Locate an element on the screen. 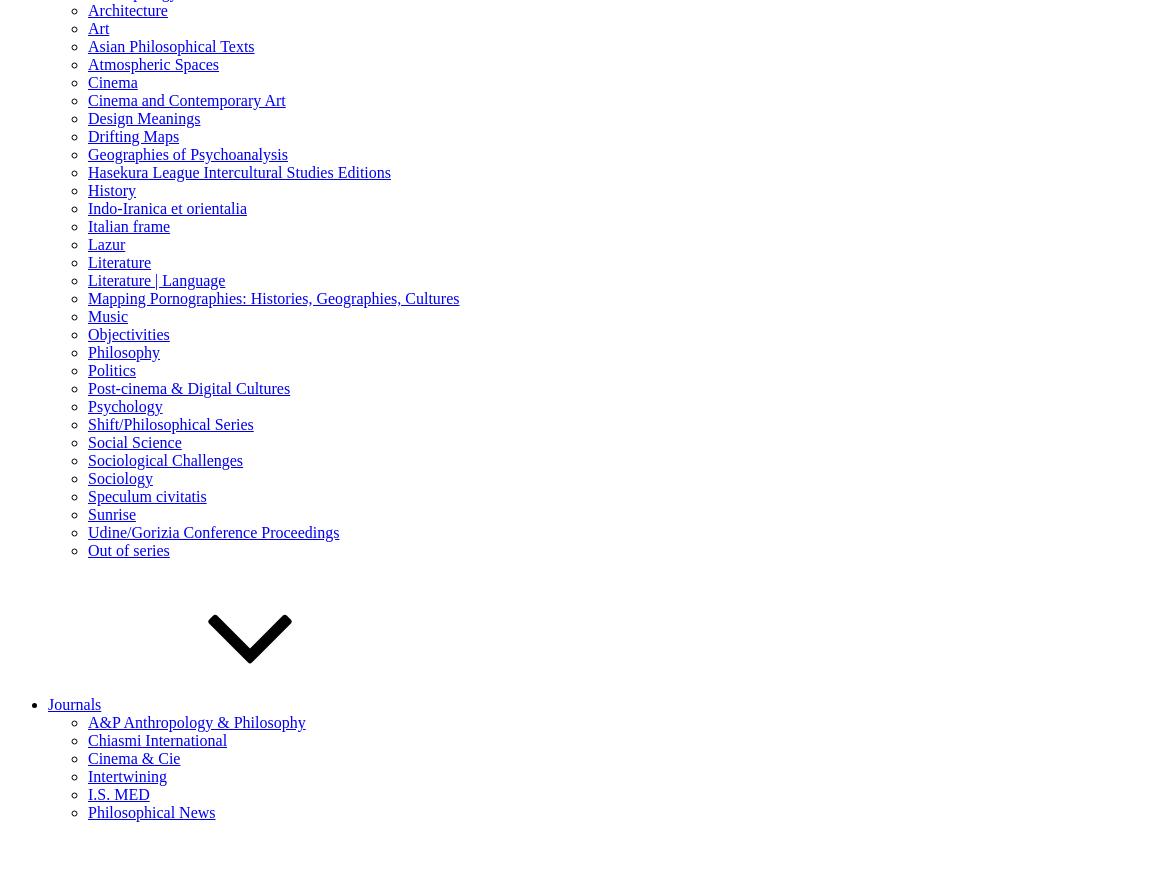 The image size is (1173, 874). 'Politics' is located at coordinates (112, 369).